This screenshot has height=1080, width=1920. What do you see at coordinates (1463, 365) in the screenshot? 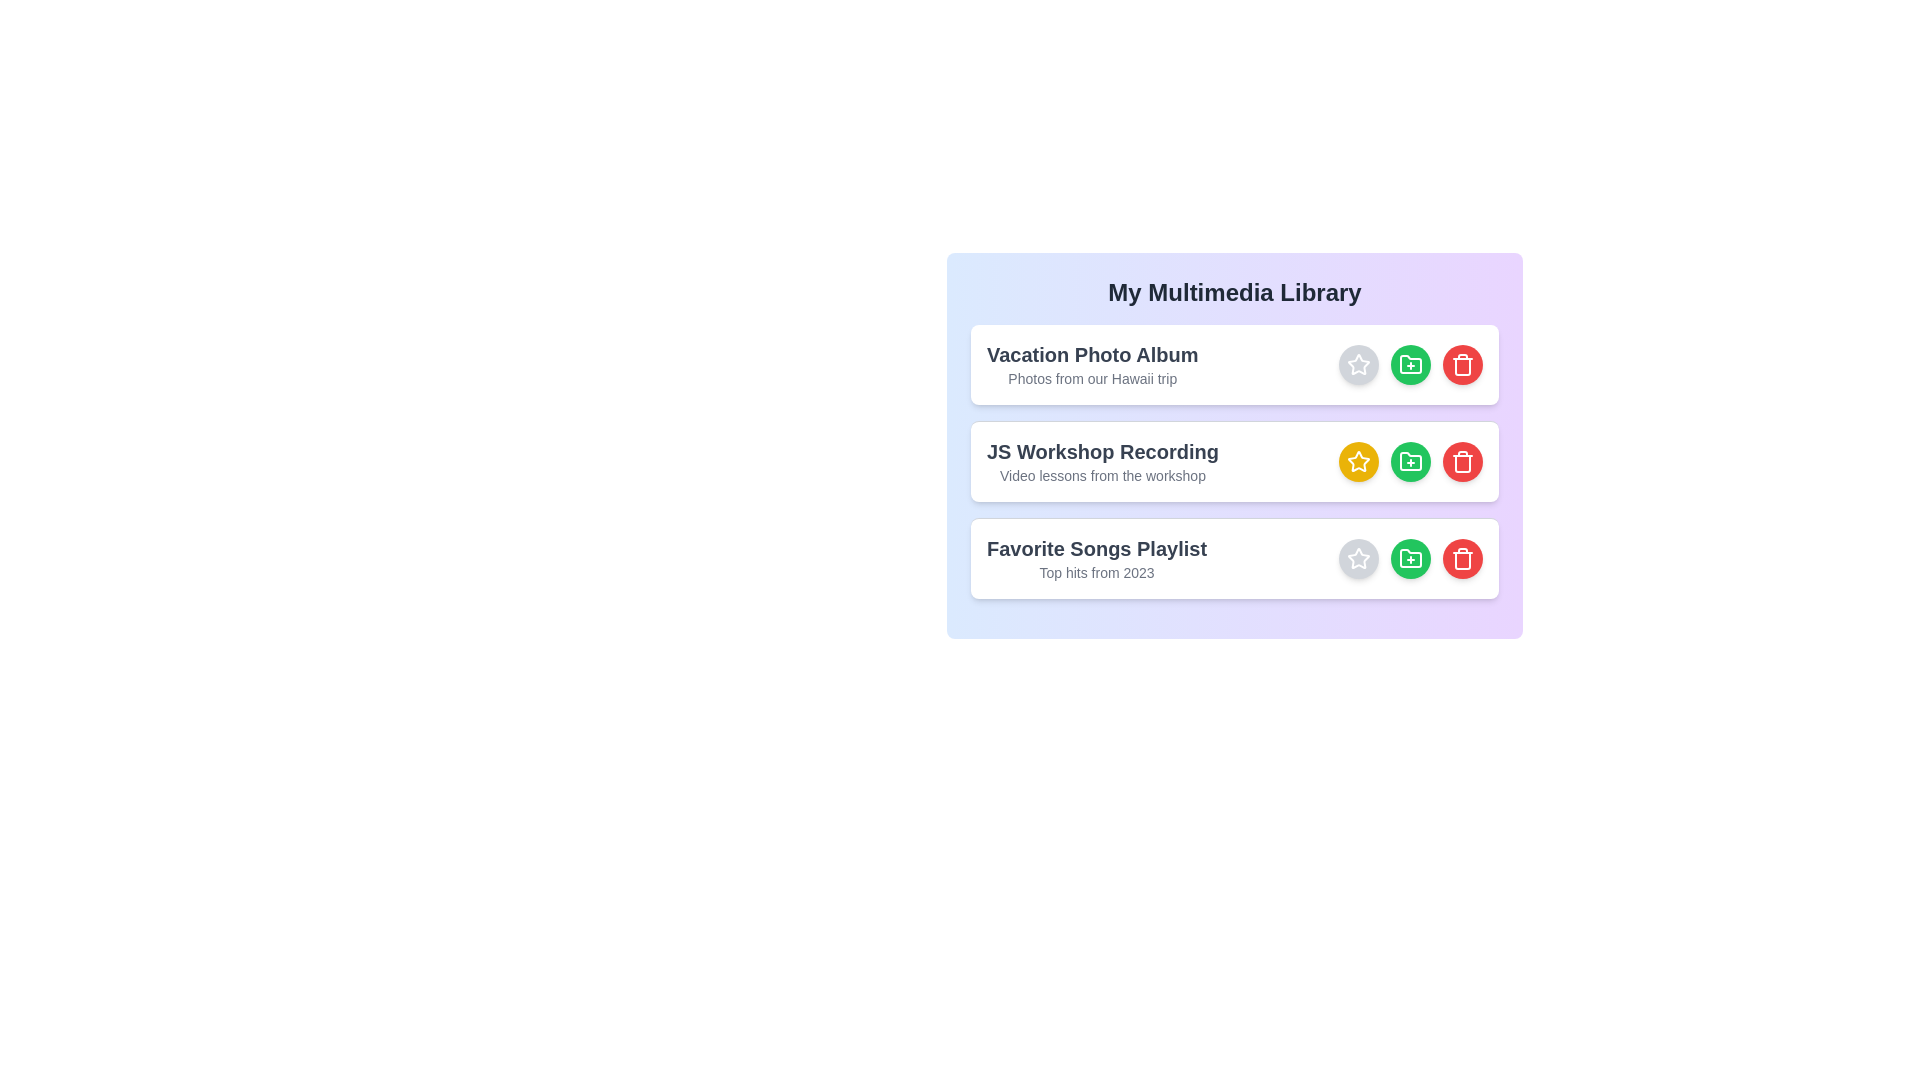
I see `the trash can icon within the red circular button` at bounding box center [1463, 365].